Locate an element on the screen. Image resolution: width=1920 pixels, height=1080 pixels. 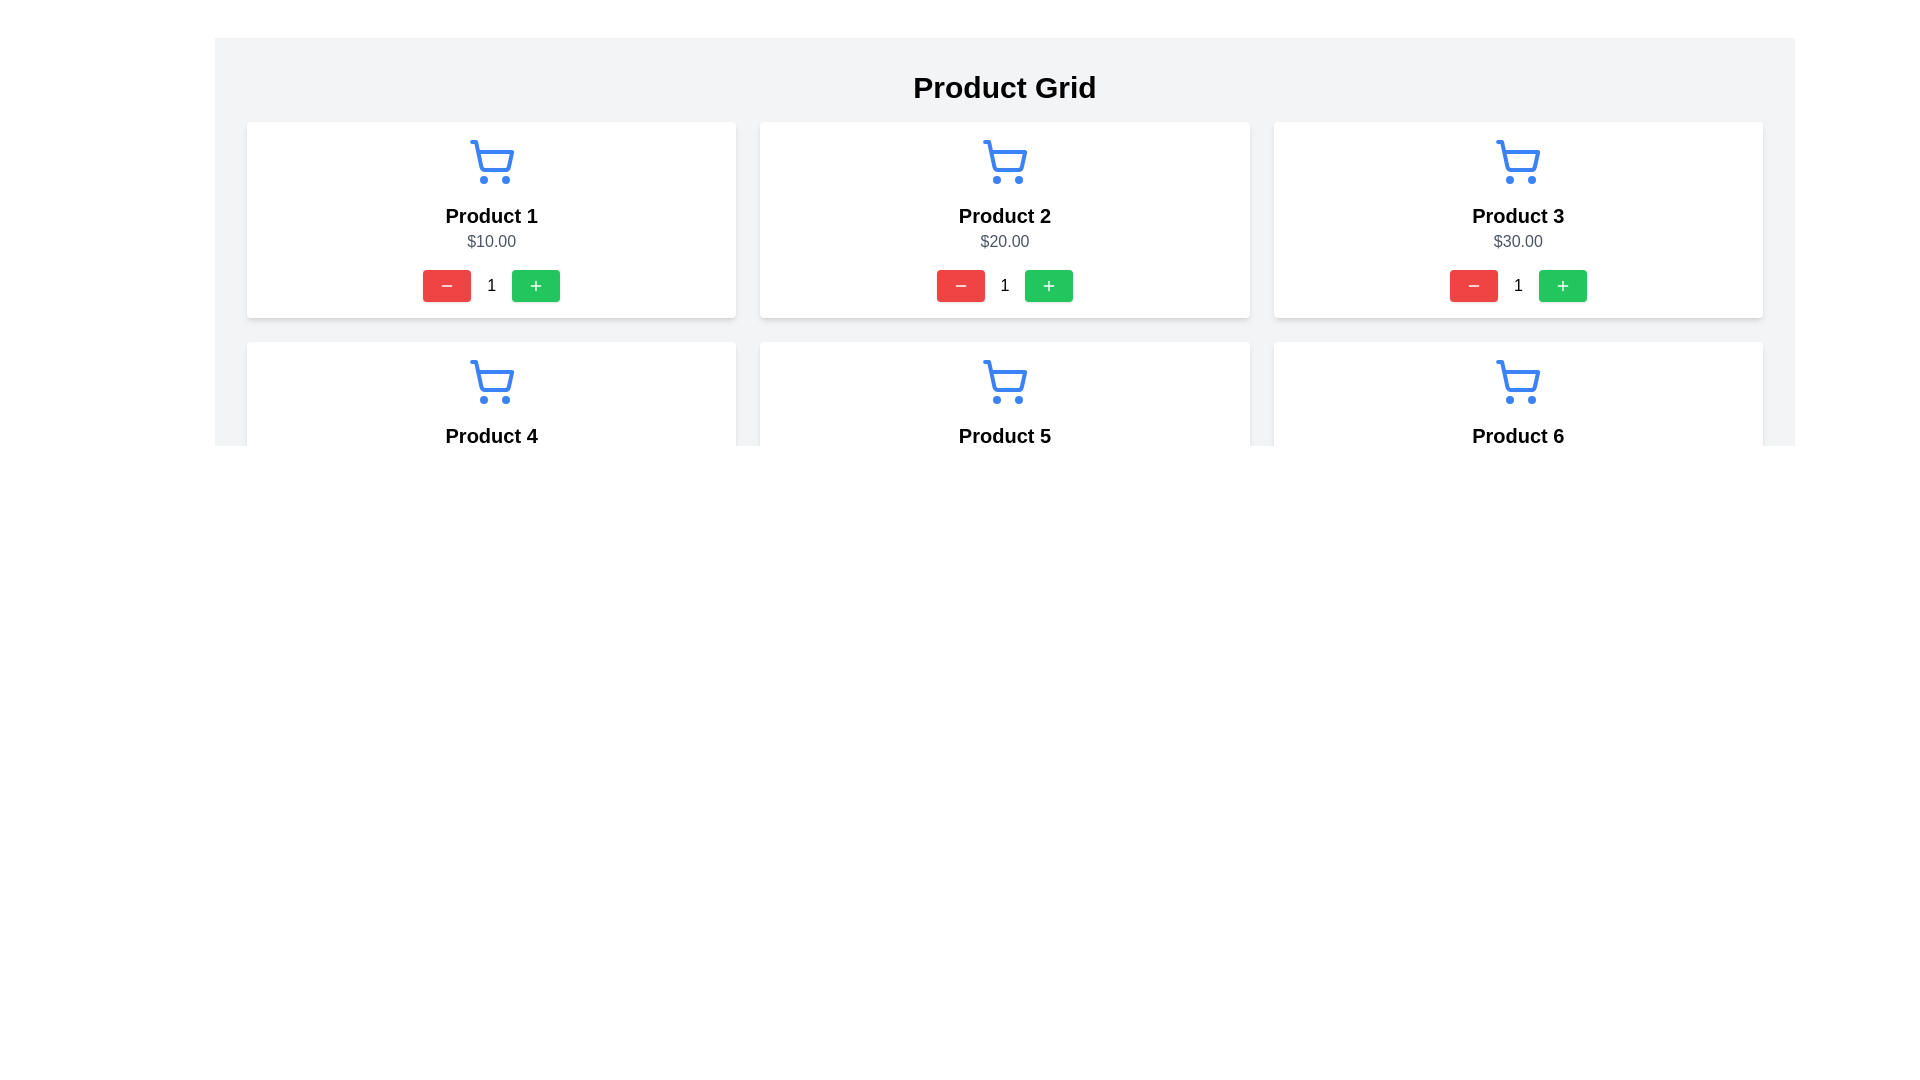
the shopping cart icon with a blue outline and rounded corners, located centered above the product title and price text of 'Product 5' is located at coordinates (1004, 381).